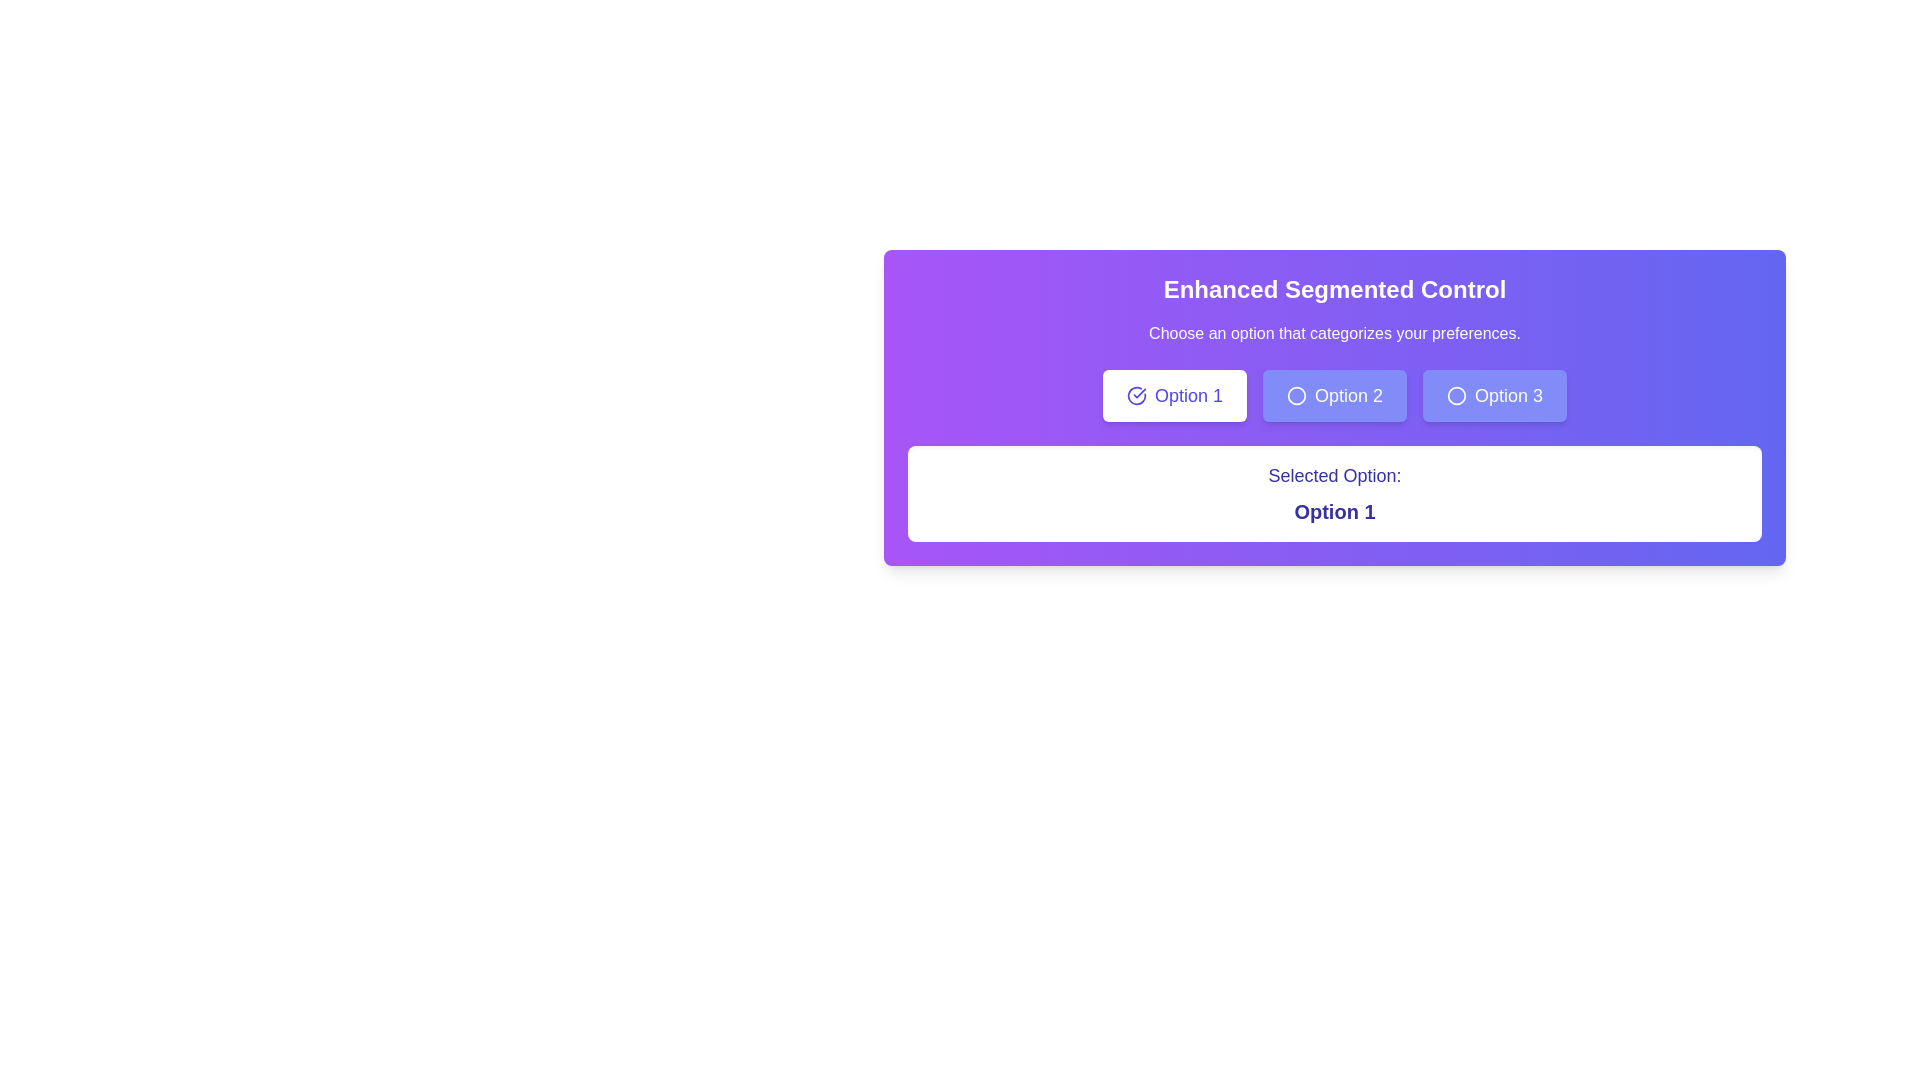 The height and width of the screenshot is (1080, 1920). What do you see at coordinates (1334, 396) in the screenshot?
I see `the 'Option 2' button in the segmented control` at bounding box center [1334, 396].